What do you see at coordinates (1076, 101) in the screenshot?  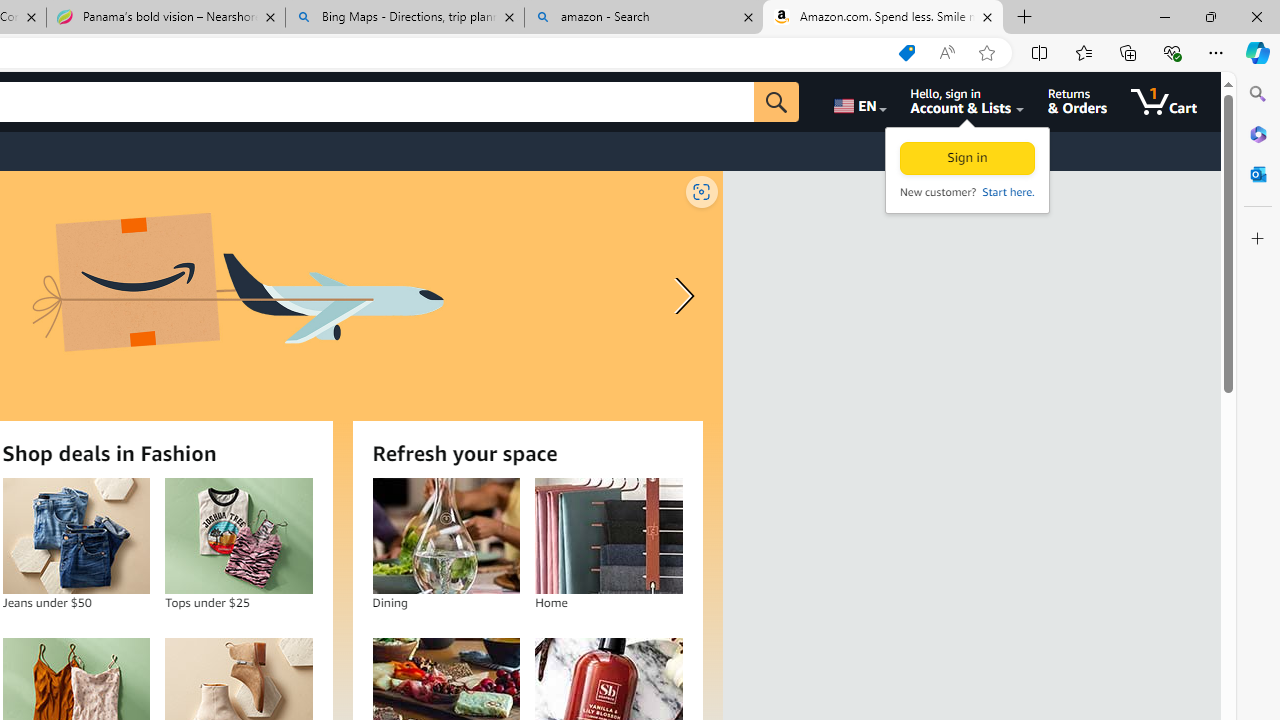 I see `'Returns & Orders'` at bounding box center [1076, 101].